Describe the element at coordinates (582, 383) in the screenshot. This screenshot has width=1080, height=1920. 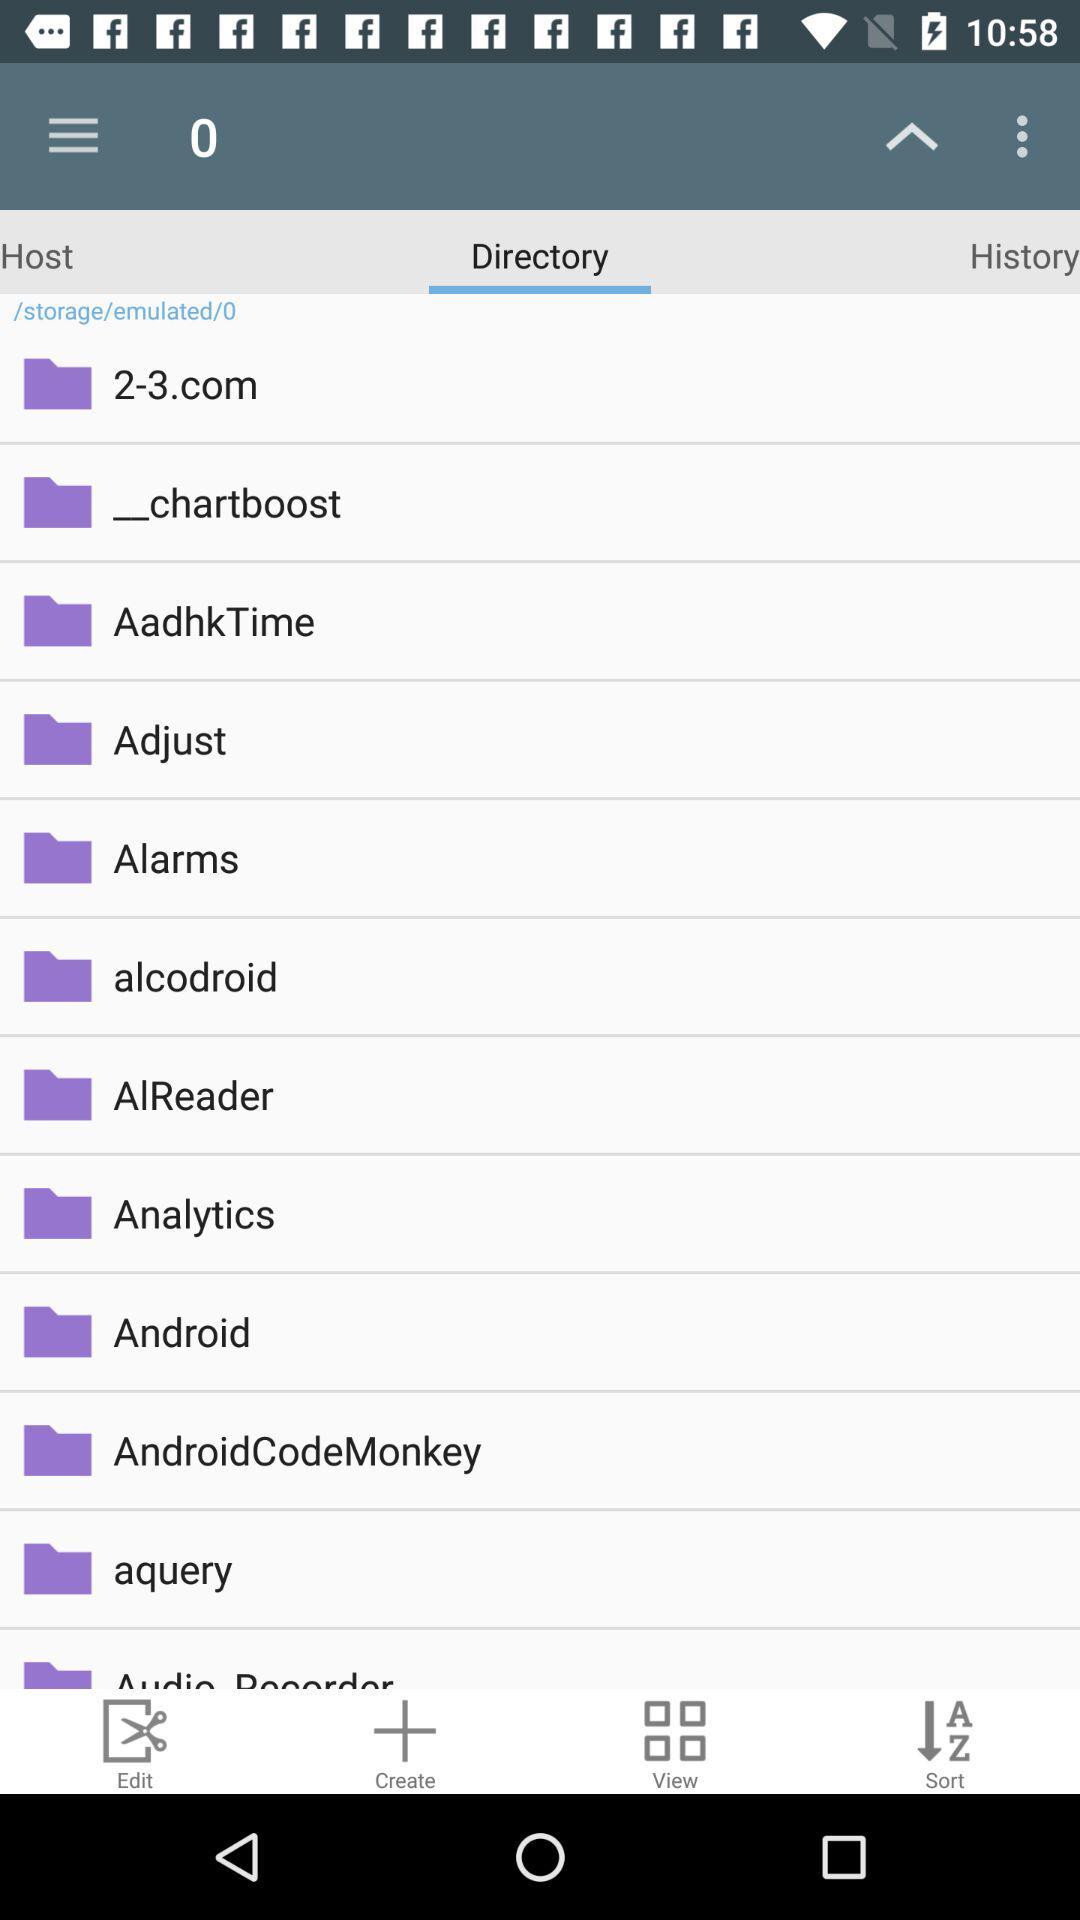
I see `the item below the /storage/emulated/0` at that location.